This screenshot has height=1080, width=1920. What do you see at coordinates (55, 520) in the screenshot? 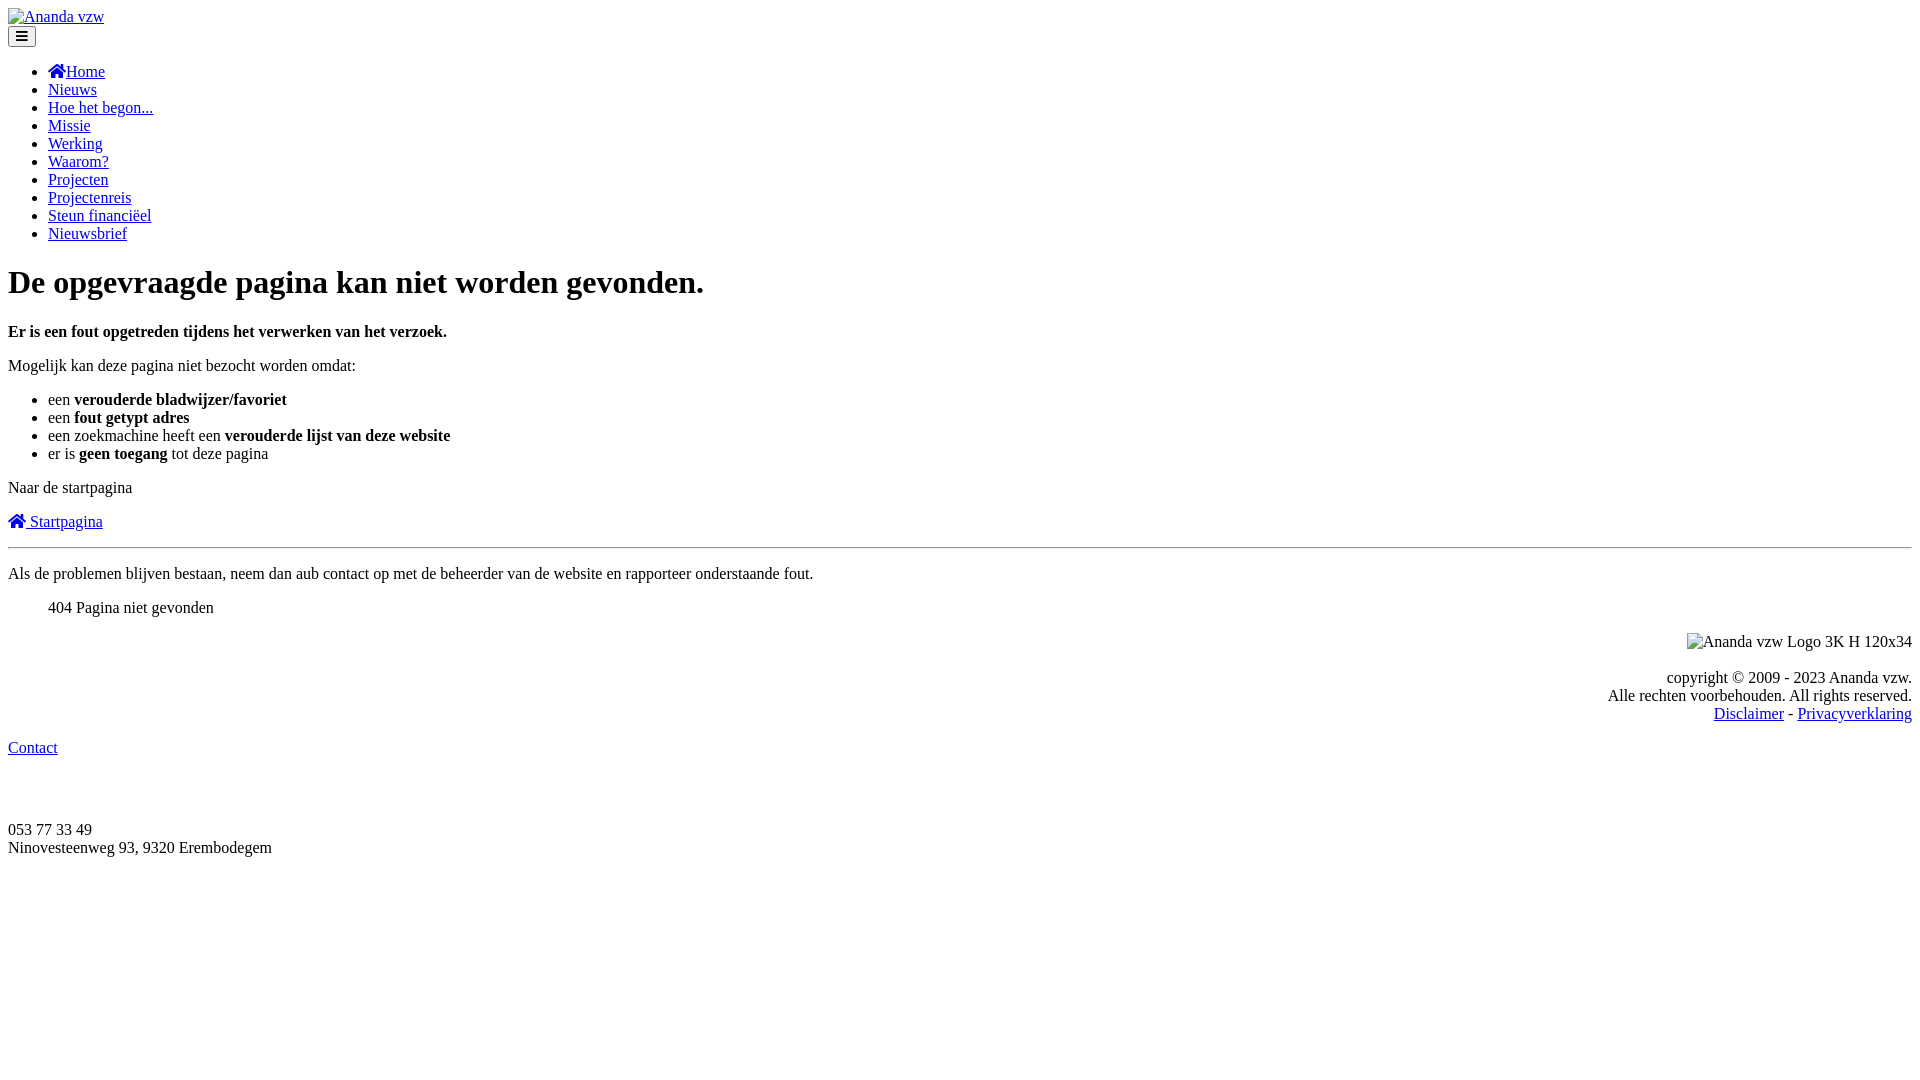
I see `'Startpagina'` at bounding box center [55, 520].